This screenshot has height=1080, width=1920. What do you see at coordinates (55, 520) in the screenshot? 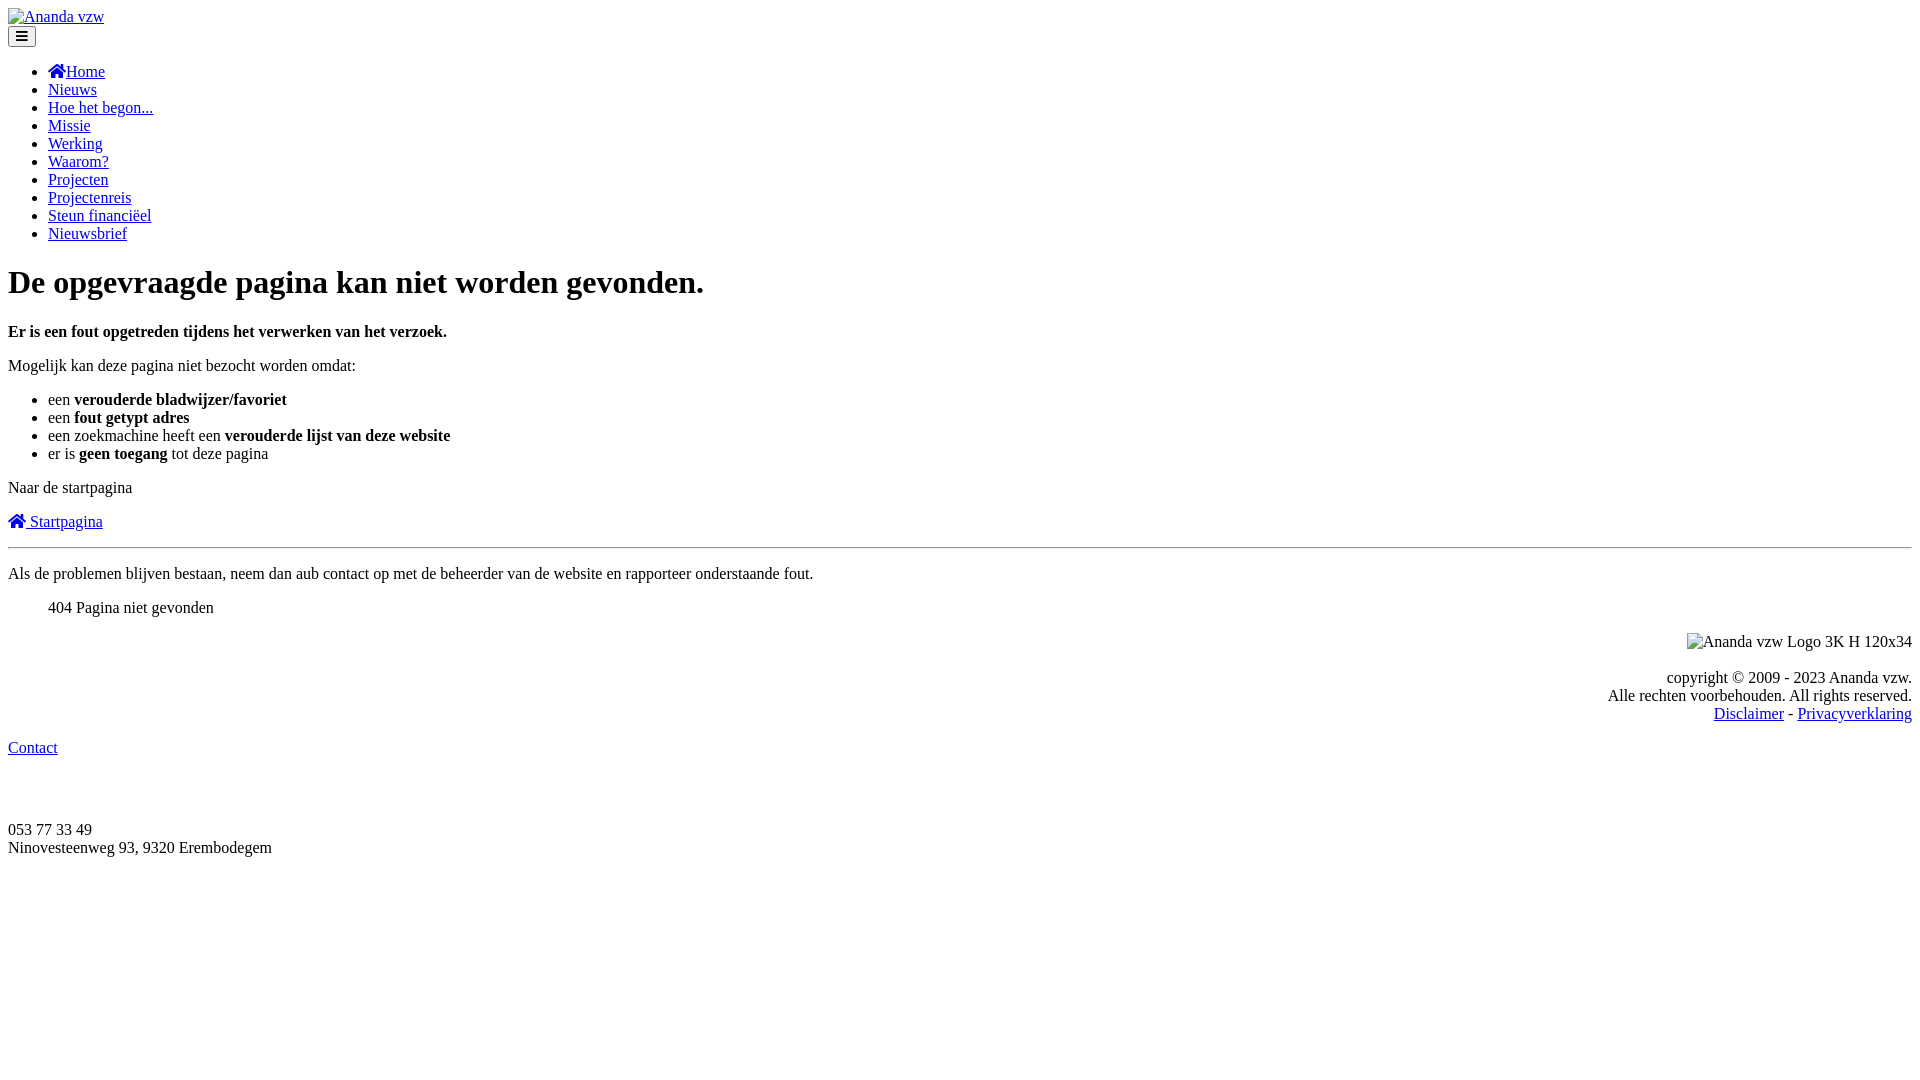
I see `'Startpagina'` at bounding box center [55, 520].